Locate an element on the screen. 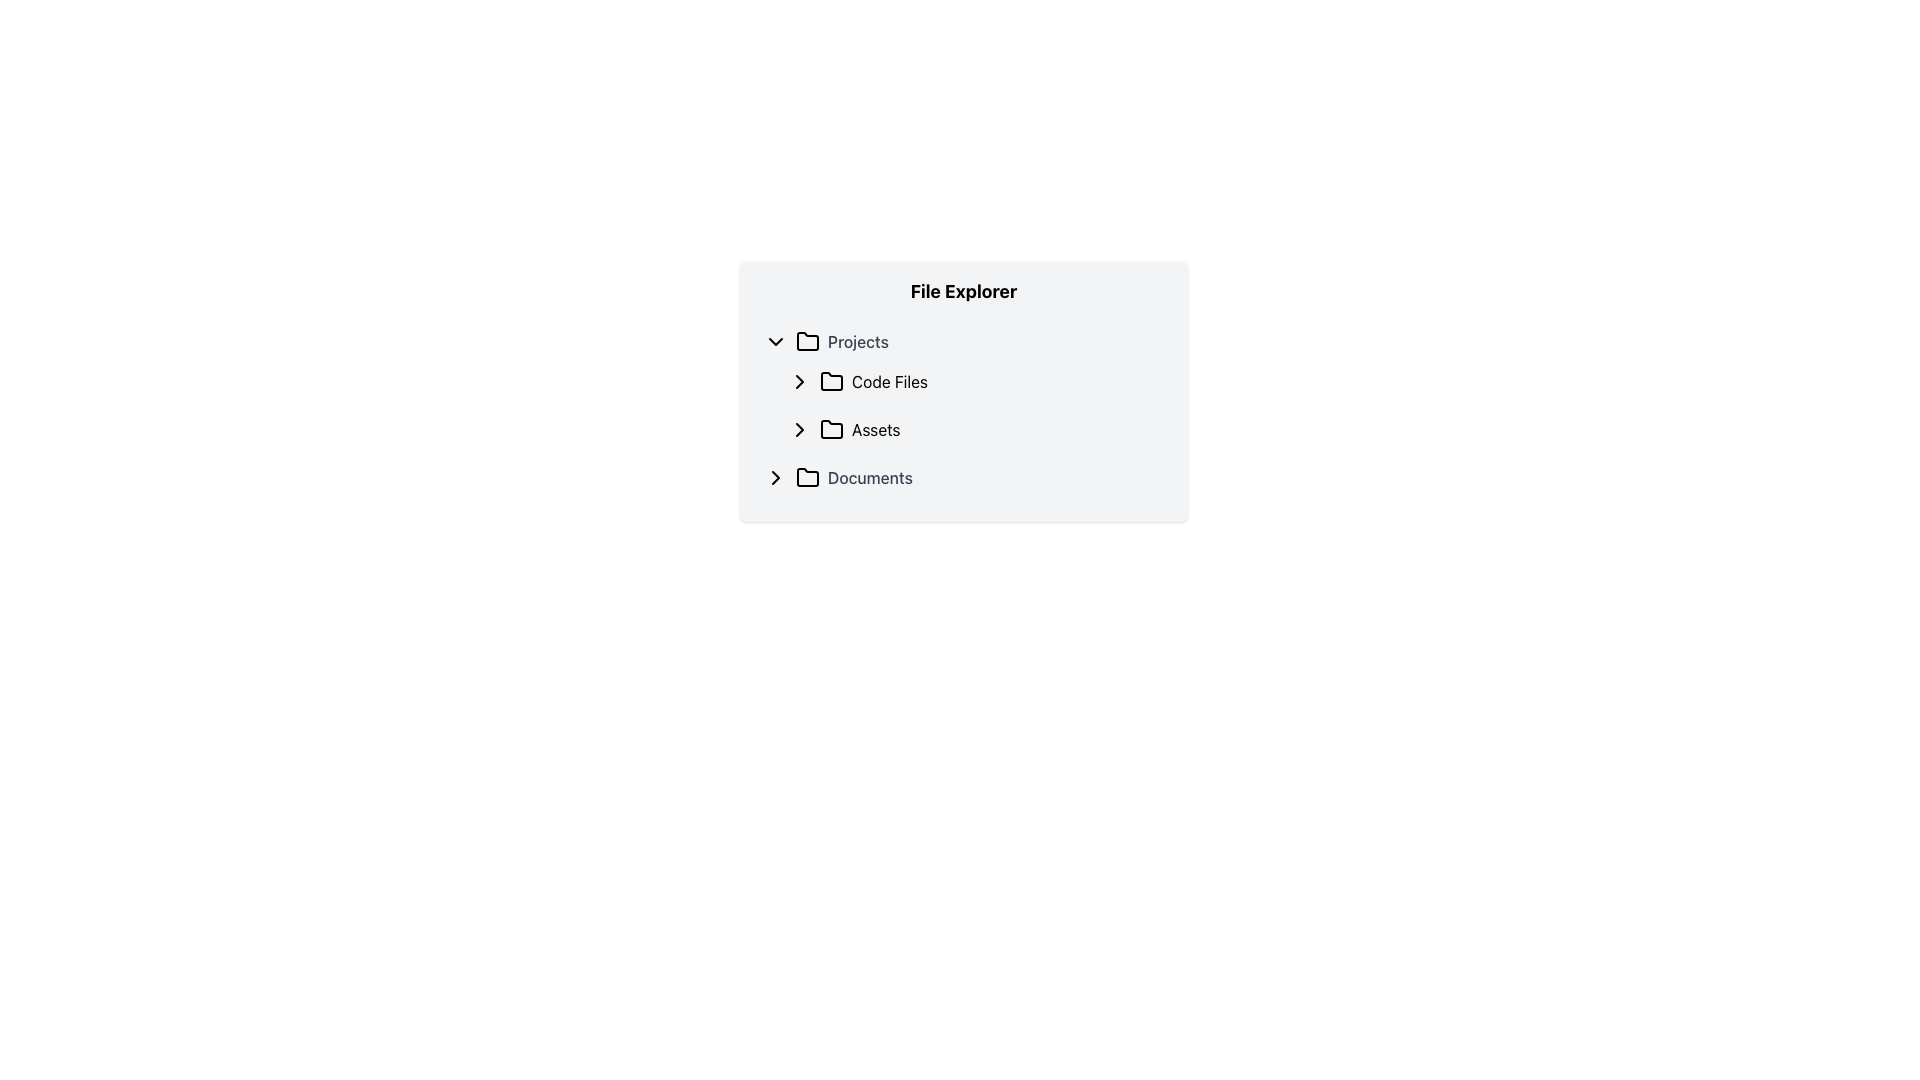 This screenshot has height=1080, width=1920. the folder icon next to 'Code Files' is located at coordinates (831, 381).